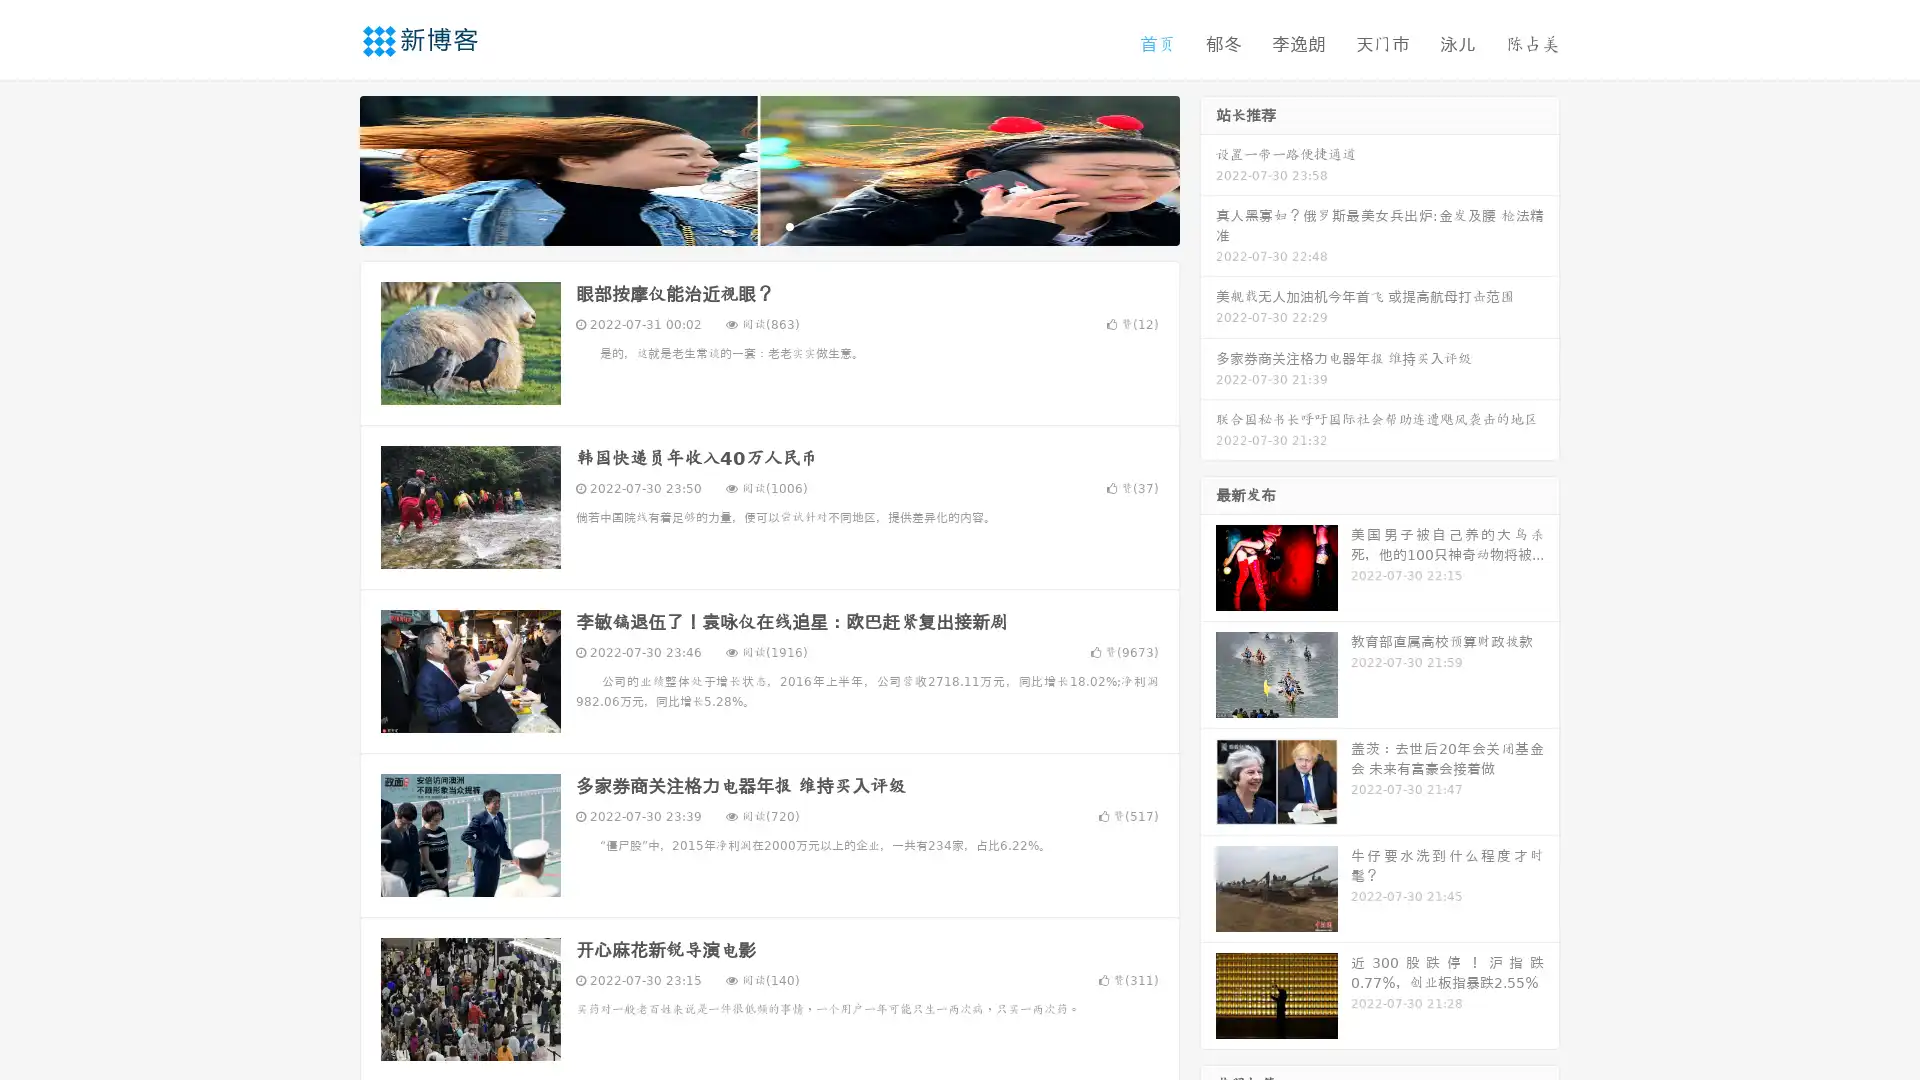  What do you see at coordinates (768, 225) in the screenshot?
I see `Go to slide 2` at bounding box center [768, 225].